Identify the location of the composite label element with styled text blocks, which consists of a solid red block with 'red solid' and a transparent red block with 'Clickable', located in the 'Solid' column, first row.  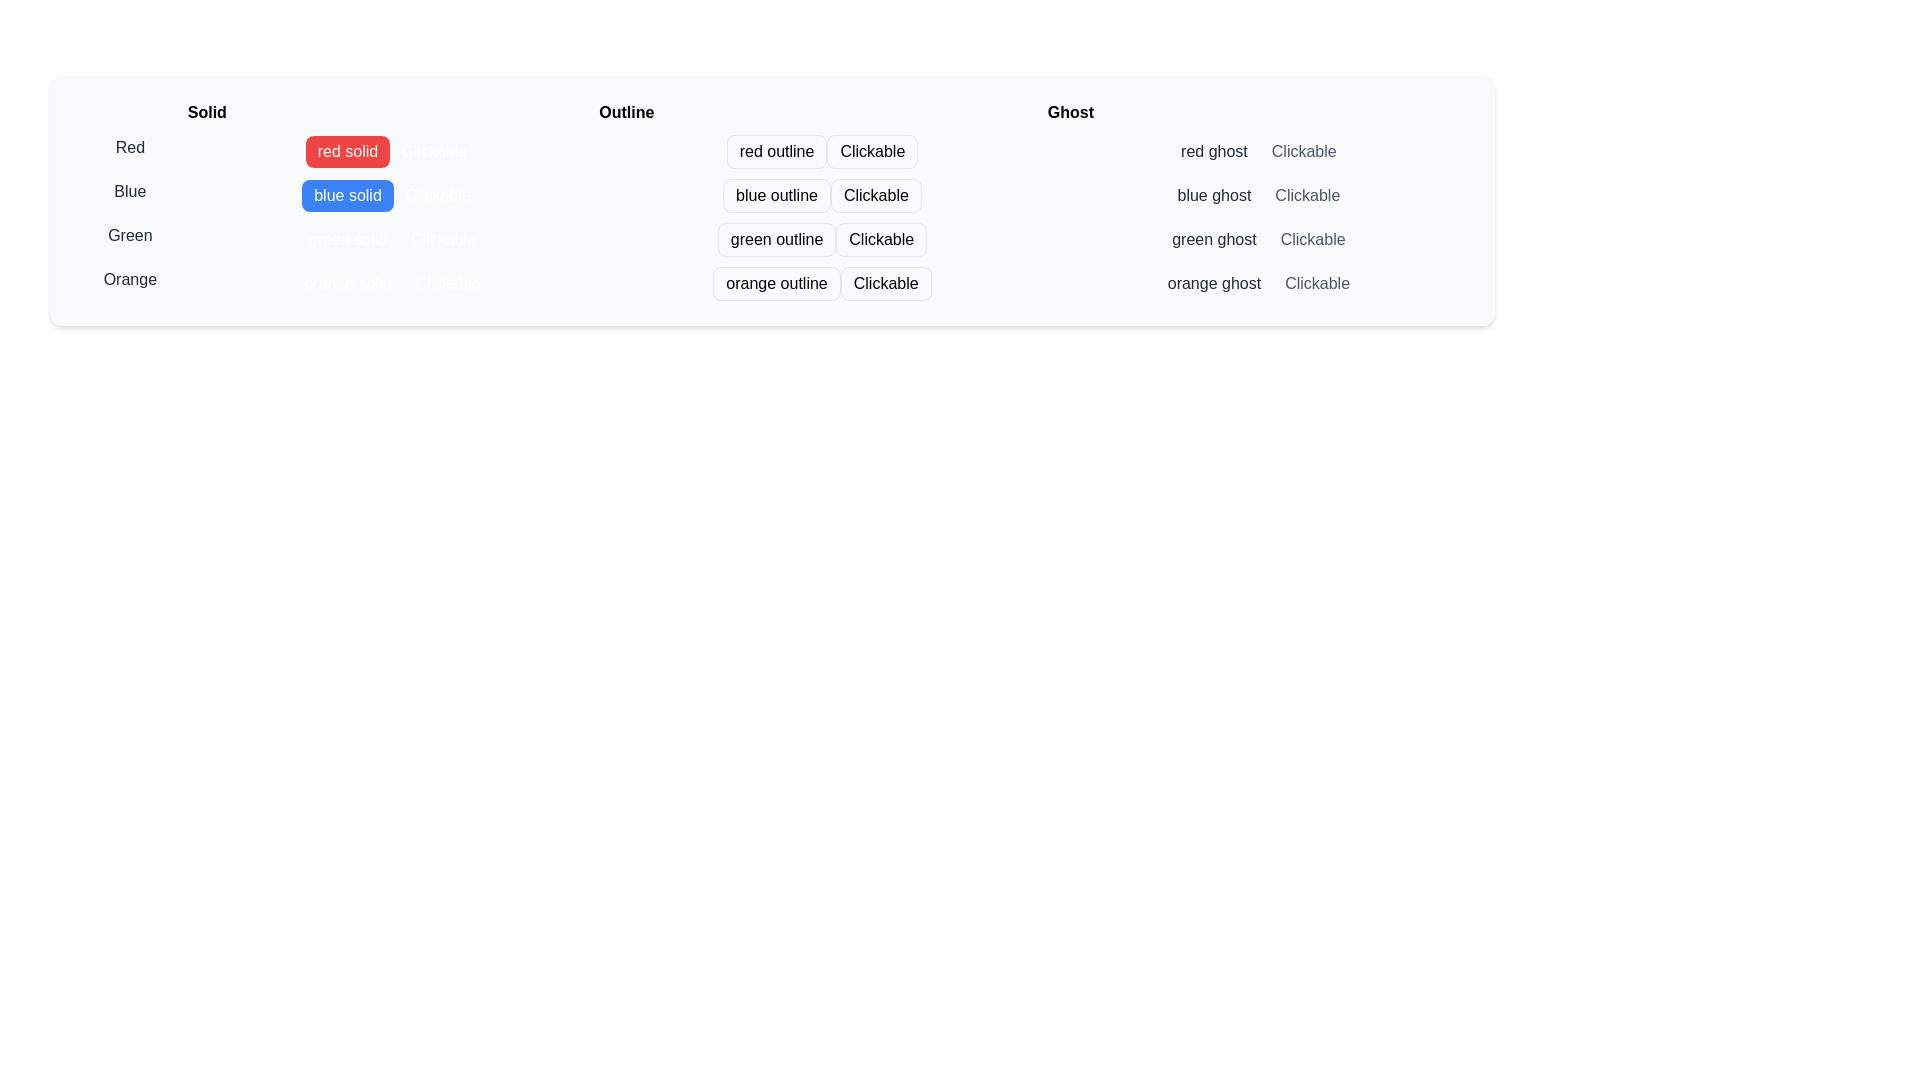
(392, 146).